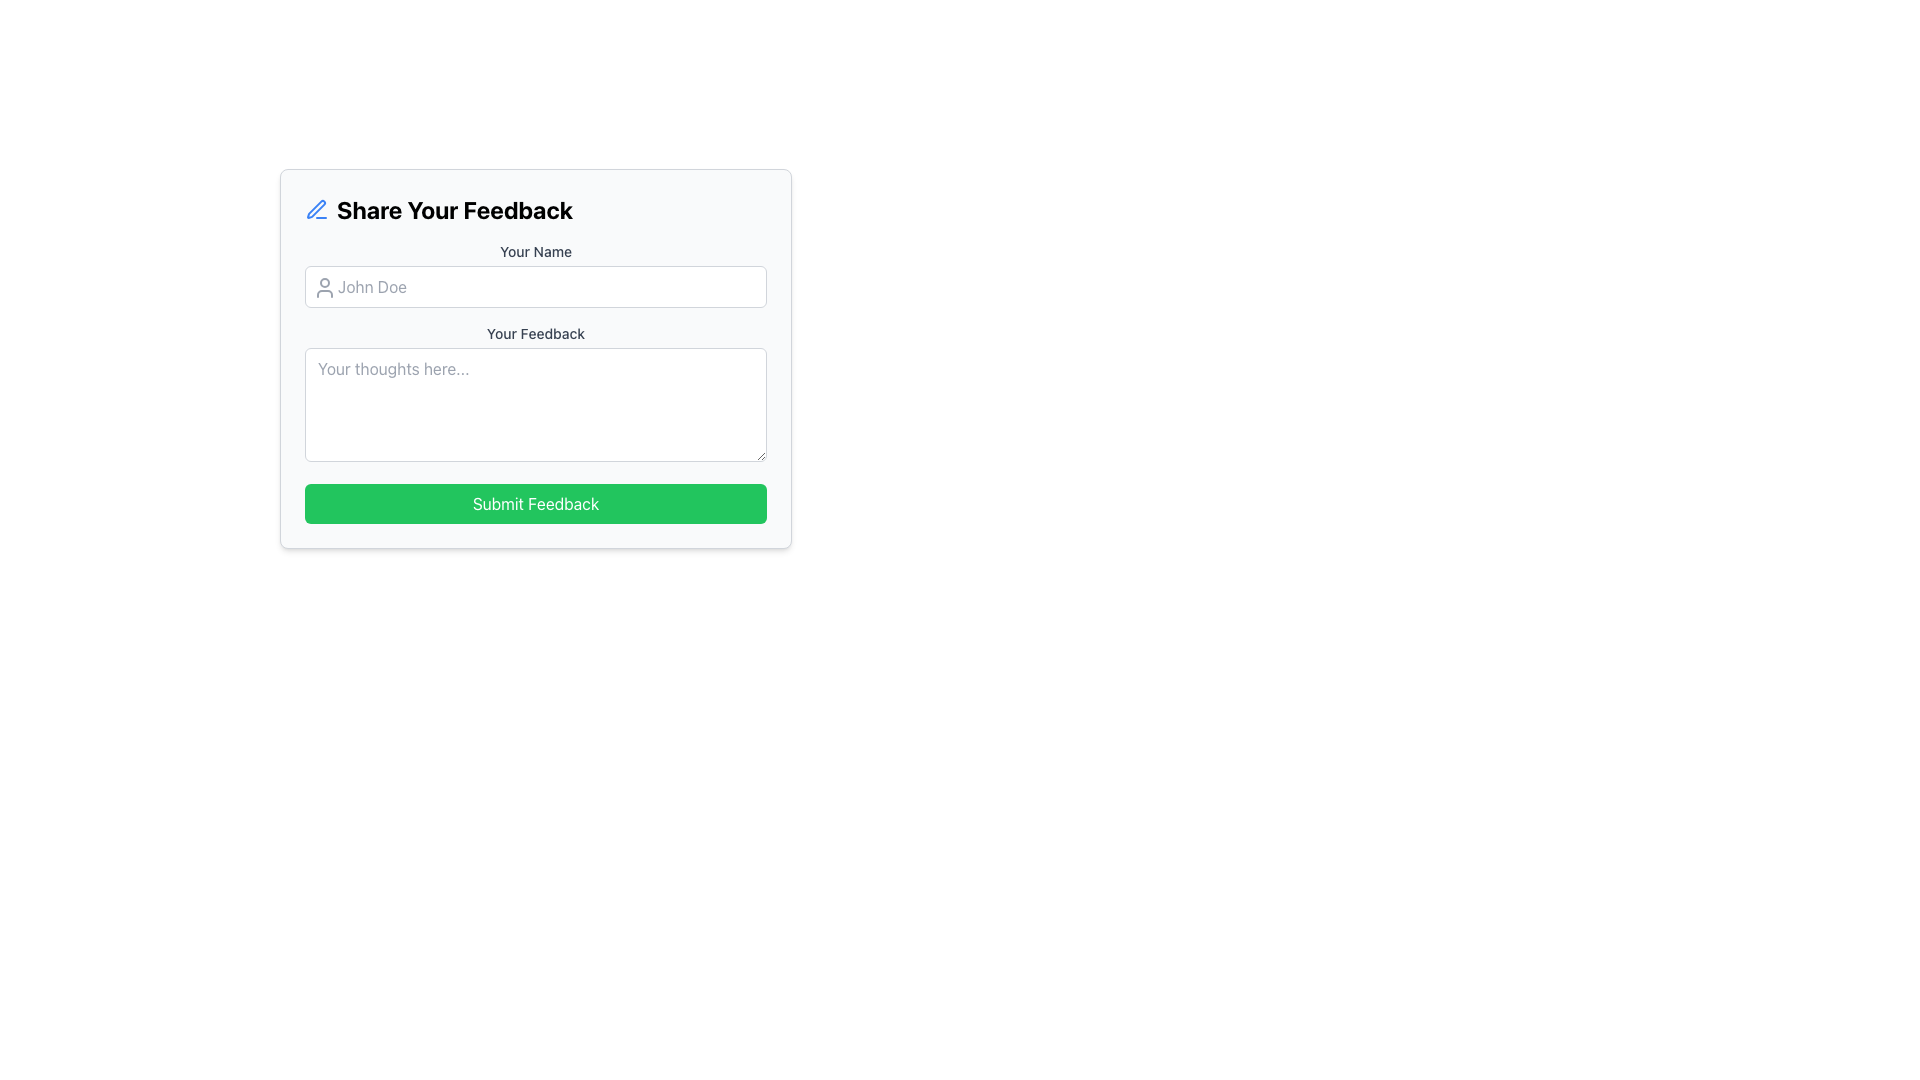  Describe the element at coordinates (536, 209) in the screenshot. I see `the bold text heading 'Share Your Feedback' which is styled in a larger font and accompanied by a blue pen icon, located at the top of the feedback form section` at that location.